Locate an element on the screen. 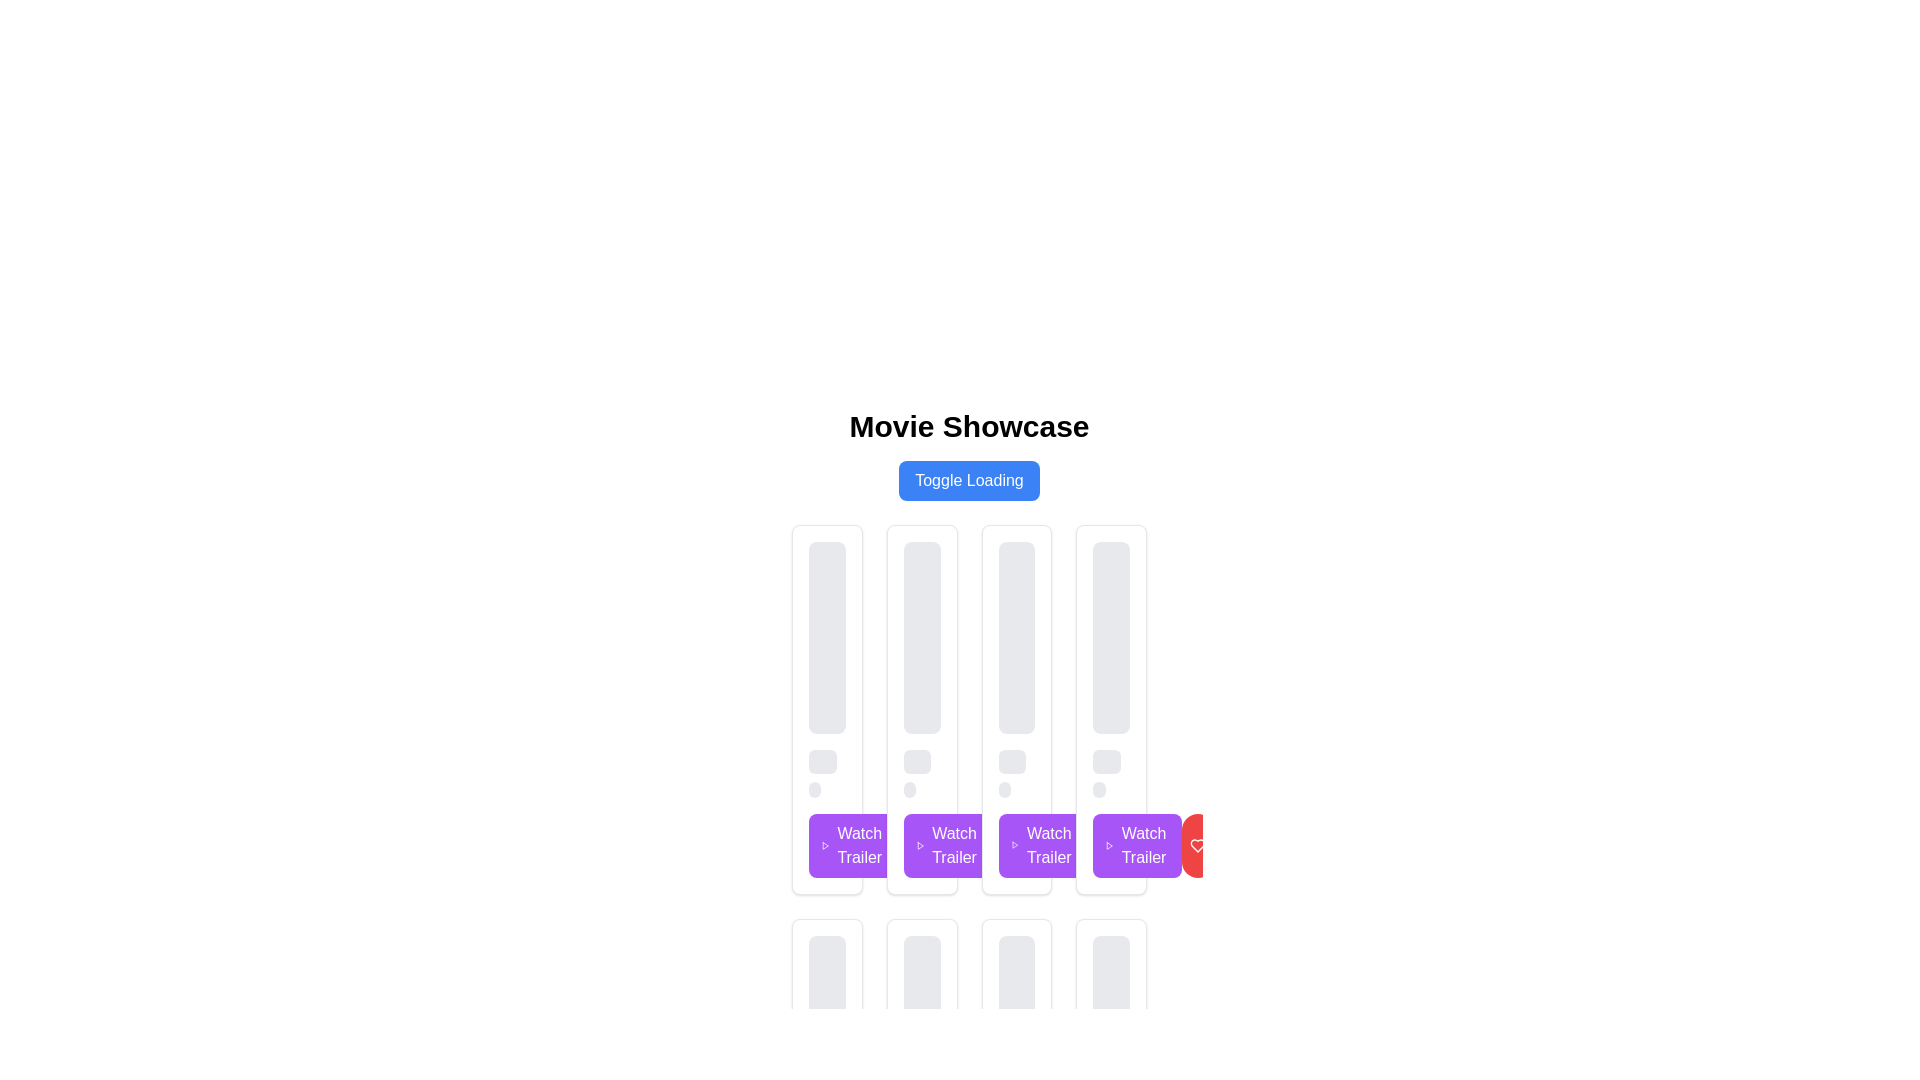 This screenshot has width=1920, height=1080. the heart icon located to the right of the fourth card in the horizontal sequence to mark the item as a favorite is located at coordinates (1198, 845).